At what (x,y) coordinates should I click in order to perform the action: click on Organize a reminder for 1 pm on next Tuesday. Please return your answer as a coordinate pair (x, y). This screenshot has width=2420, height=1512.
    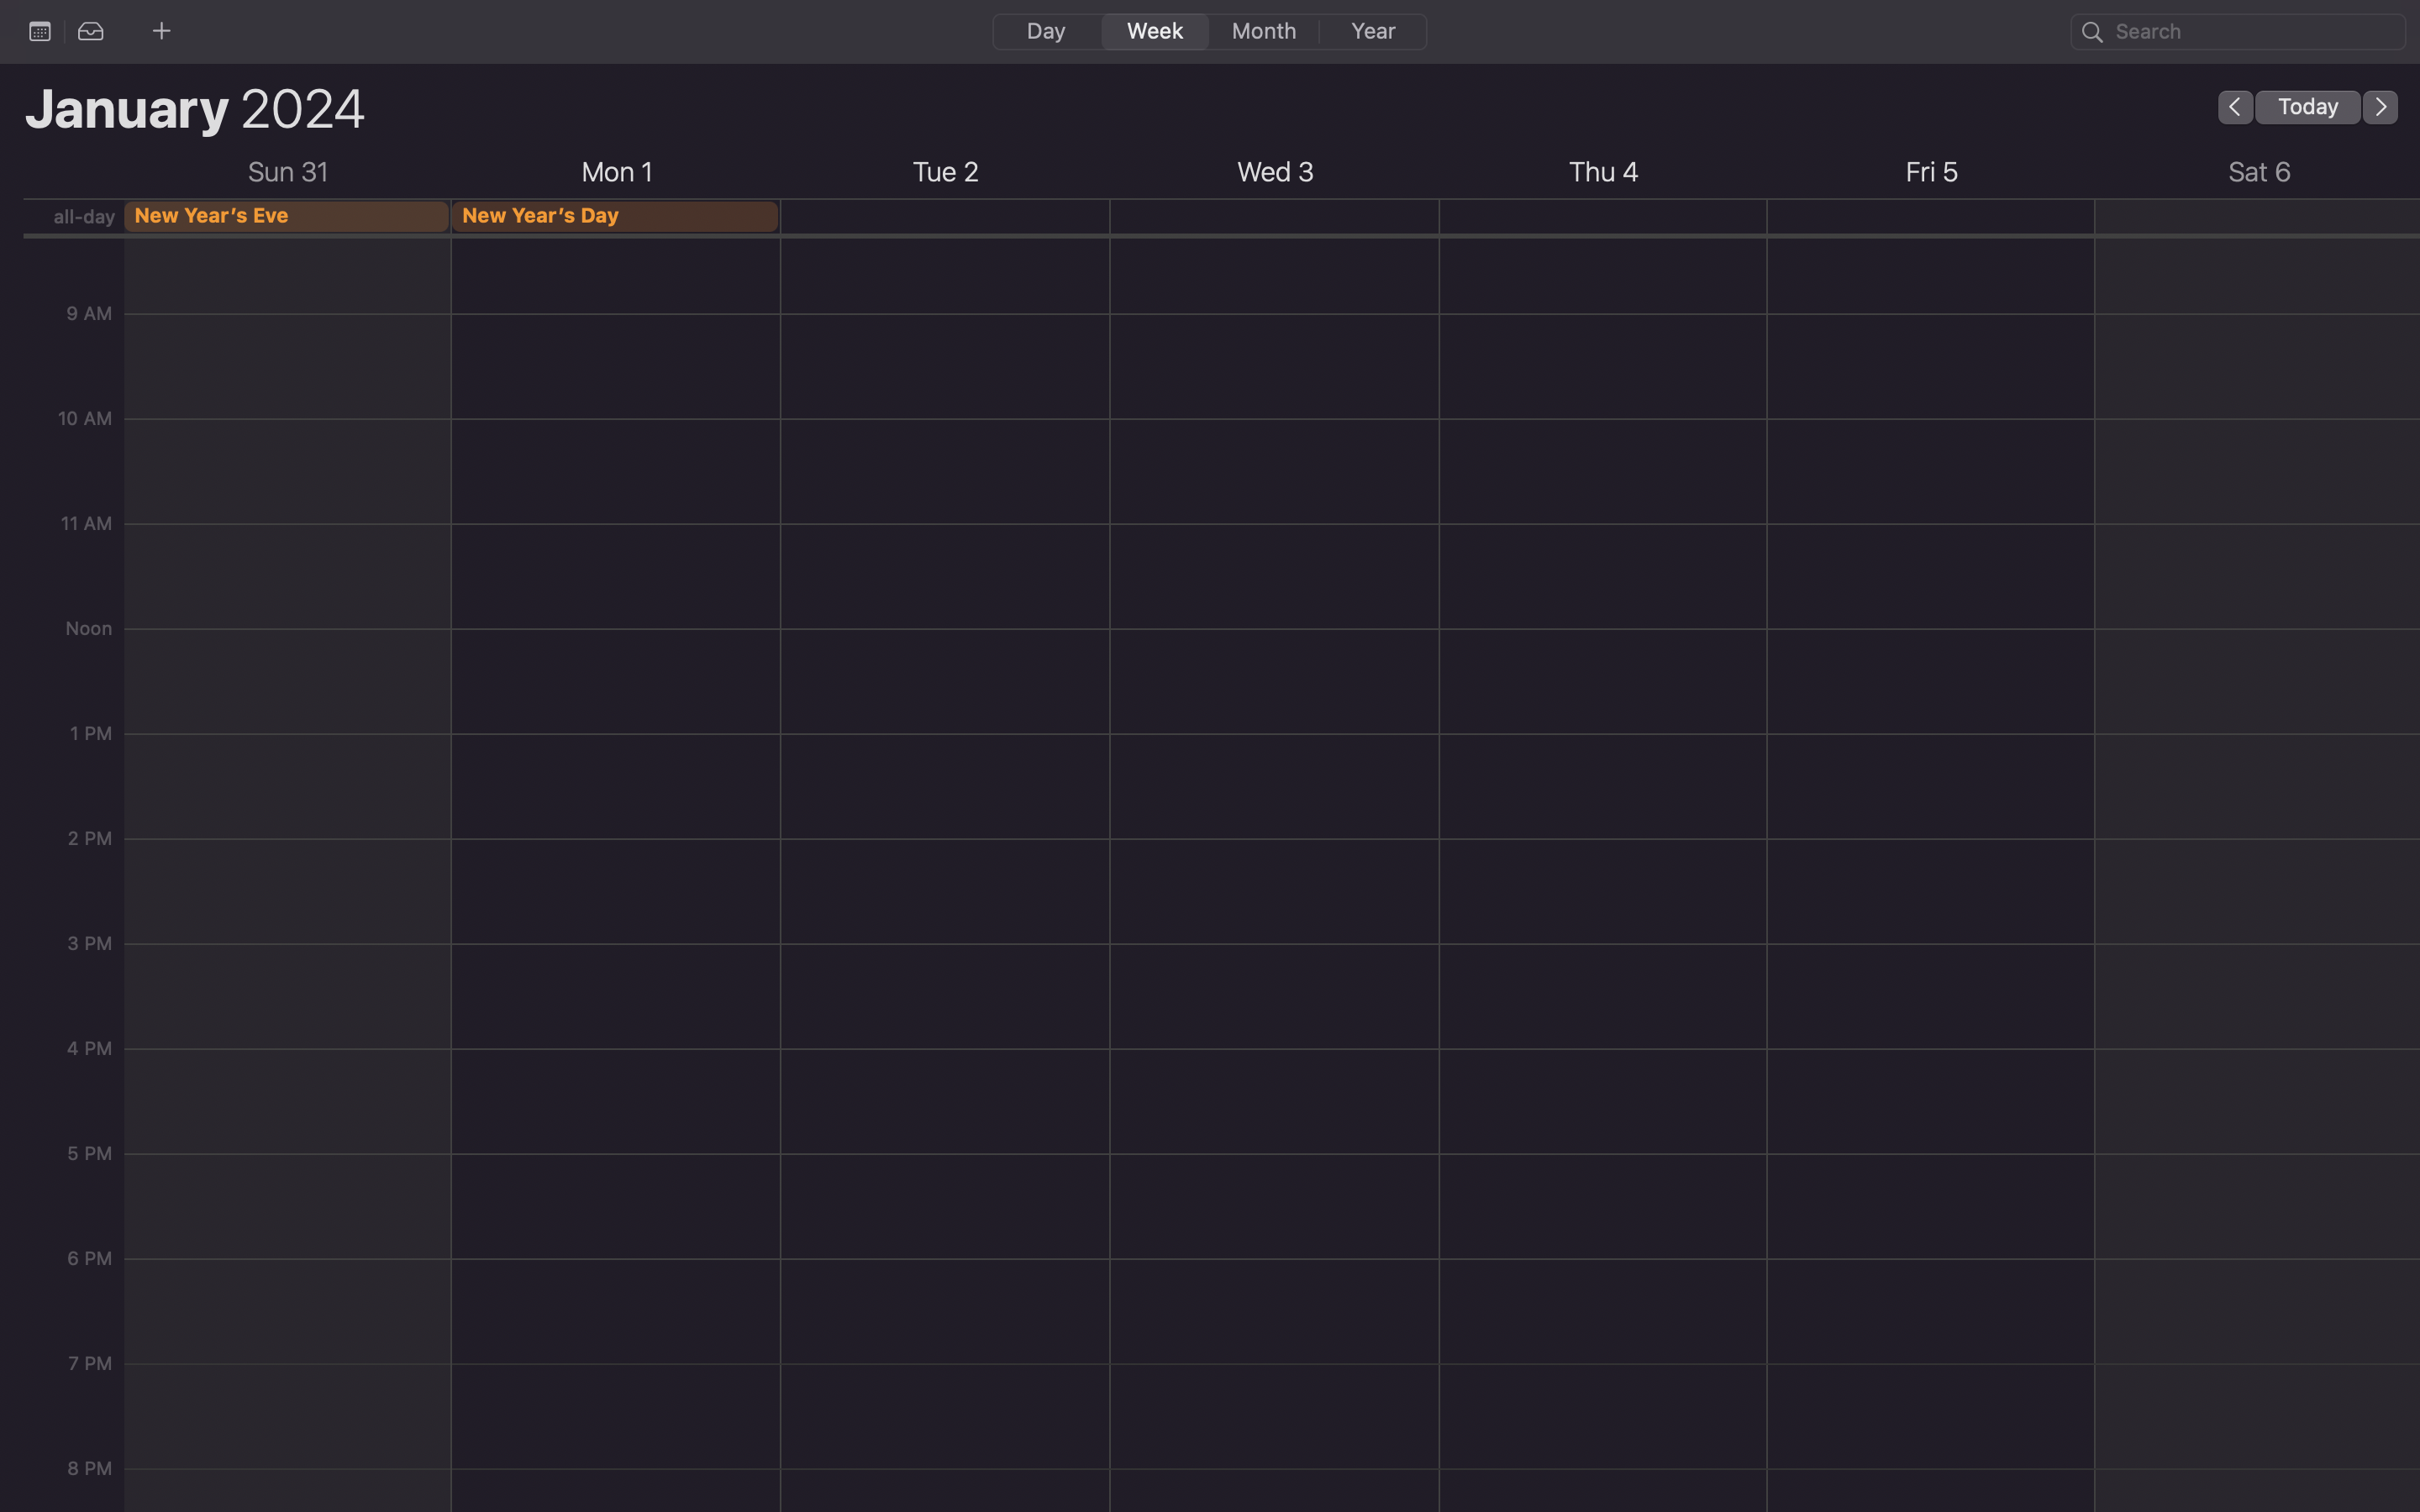
    Looking at the image, I should click on (944, 976).